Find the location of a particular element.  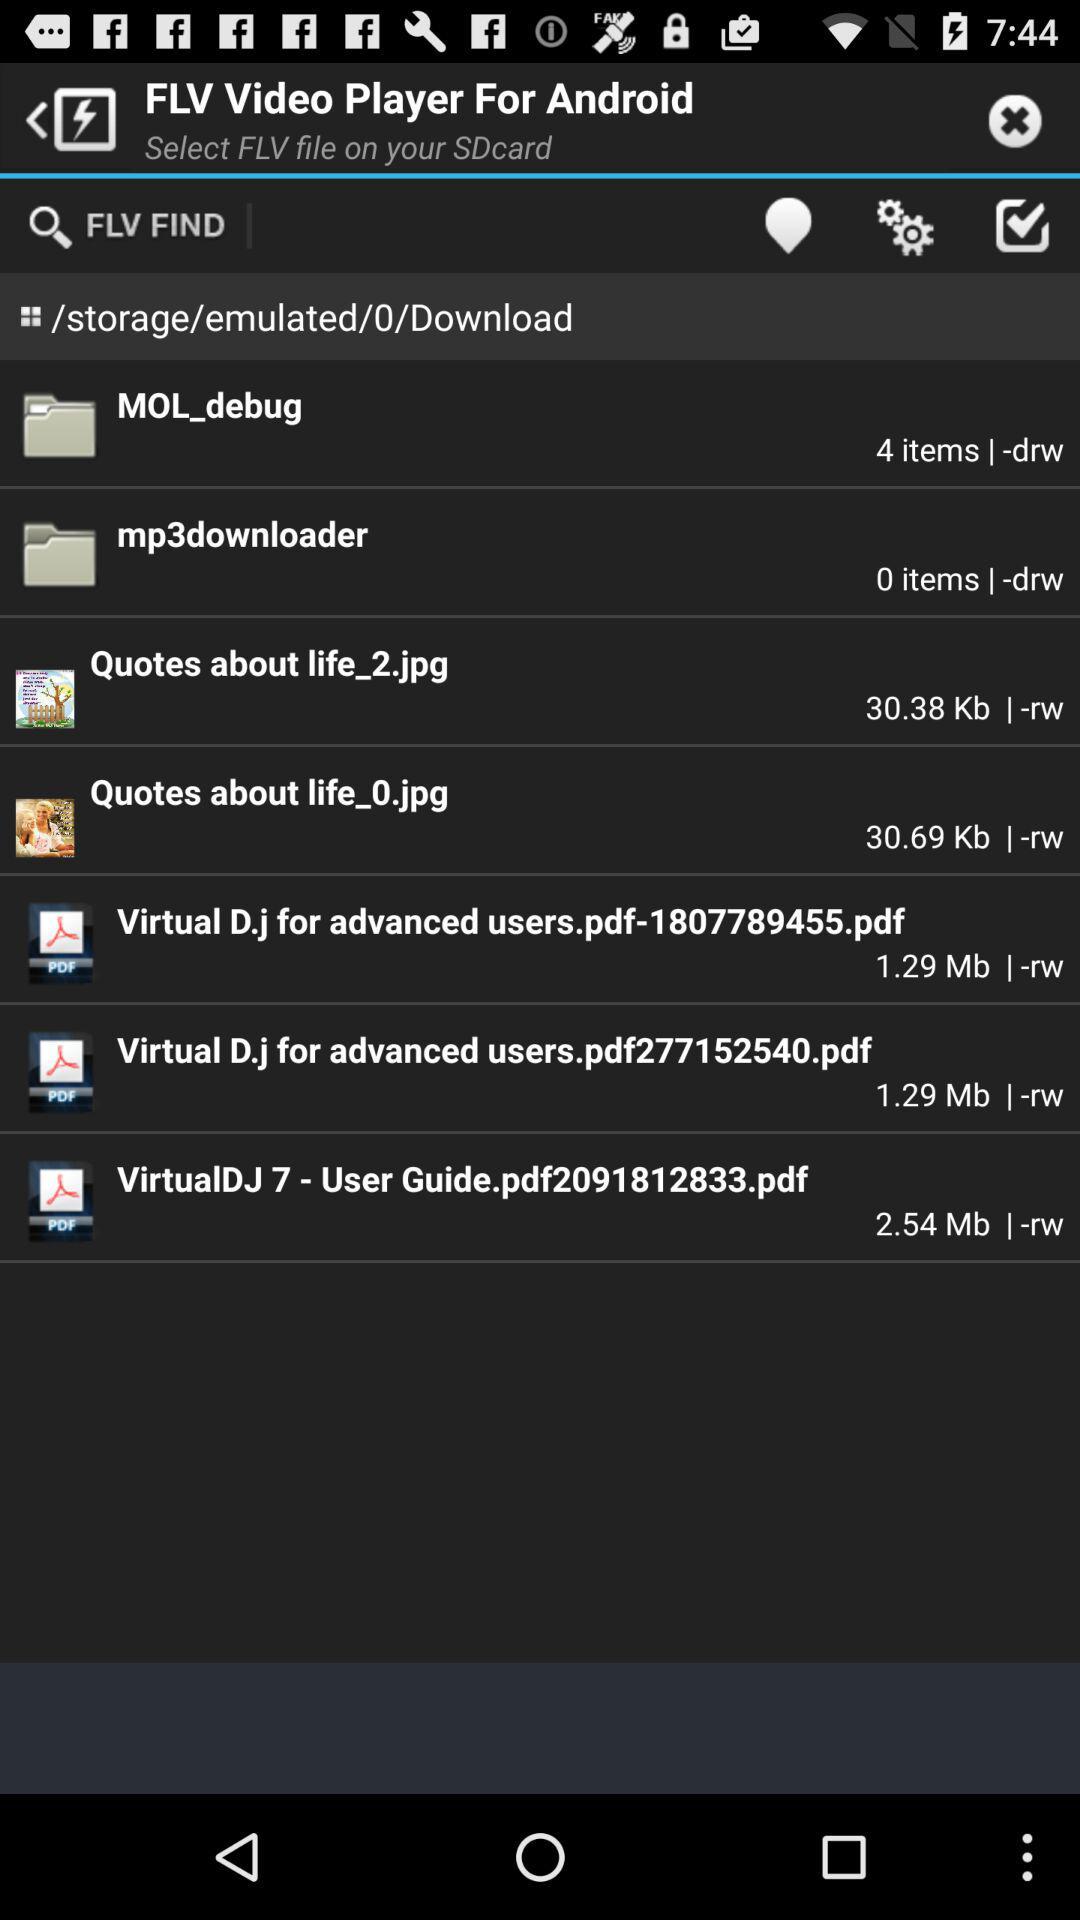

item below the 1 29 mb item is located at coordinates (589, 1178).